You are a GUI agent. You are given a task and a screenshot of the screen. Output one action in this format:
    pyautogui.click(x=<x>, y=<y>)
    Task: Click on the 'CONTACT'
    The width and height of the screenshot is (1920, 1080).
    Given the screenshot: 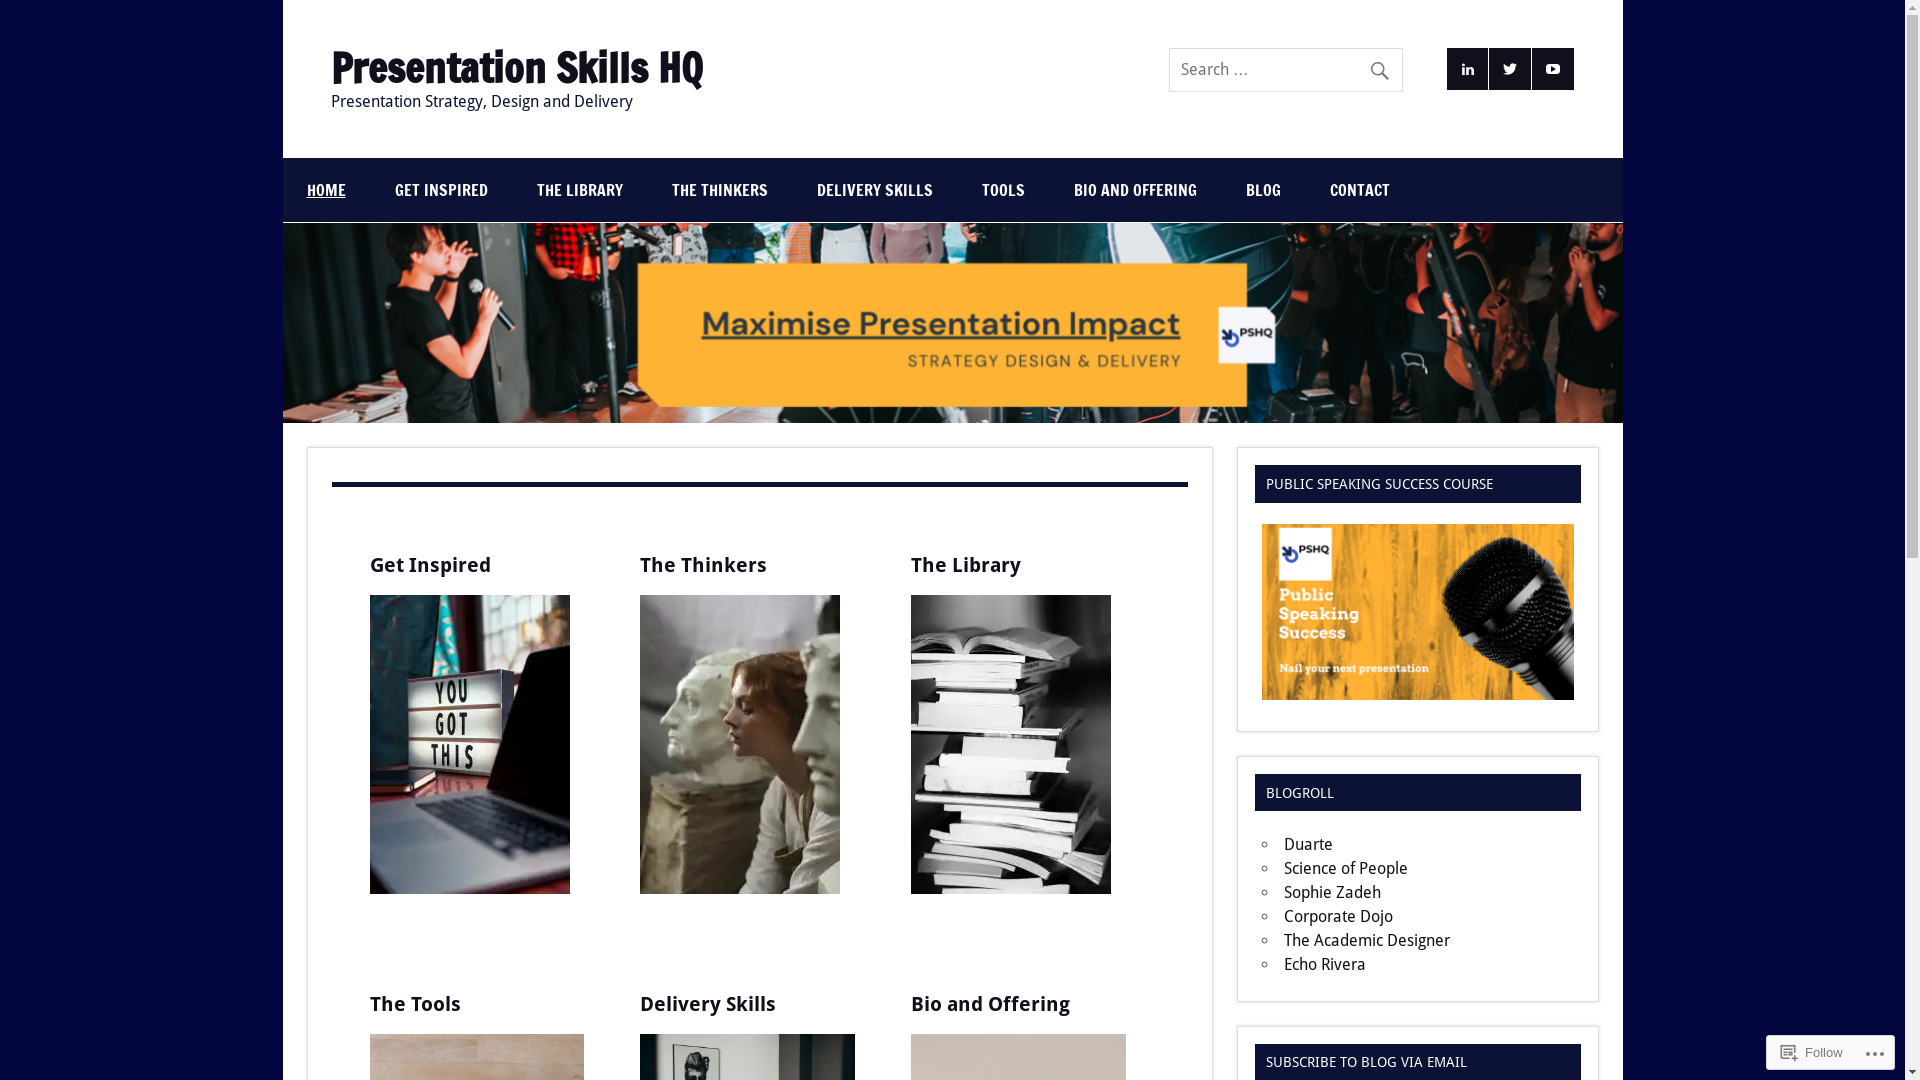 What is the action you would take?
    pyautogui.click(x=1359, y=189)
    